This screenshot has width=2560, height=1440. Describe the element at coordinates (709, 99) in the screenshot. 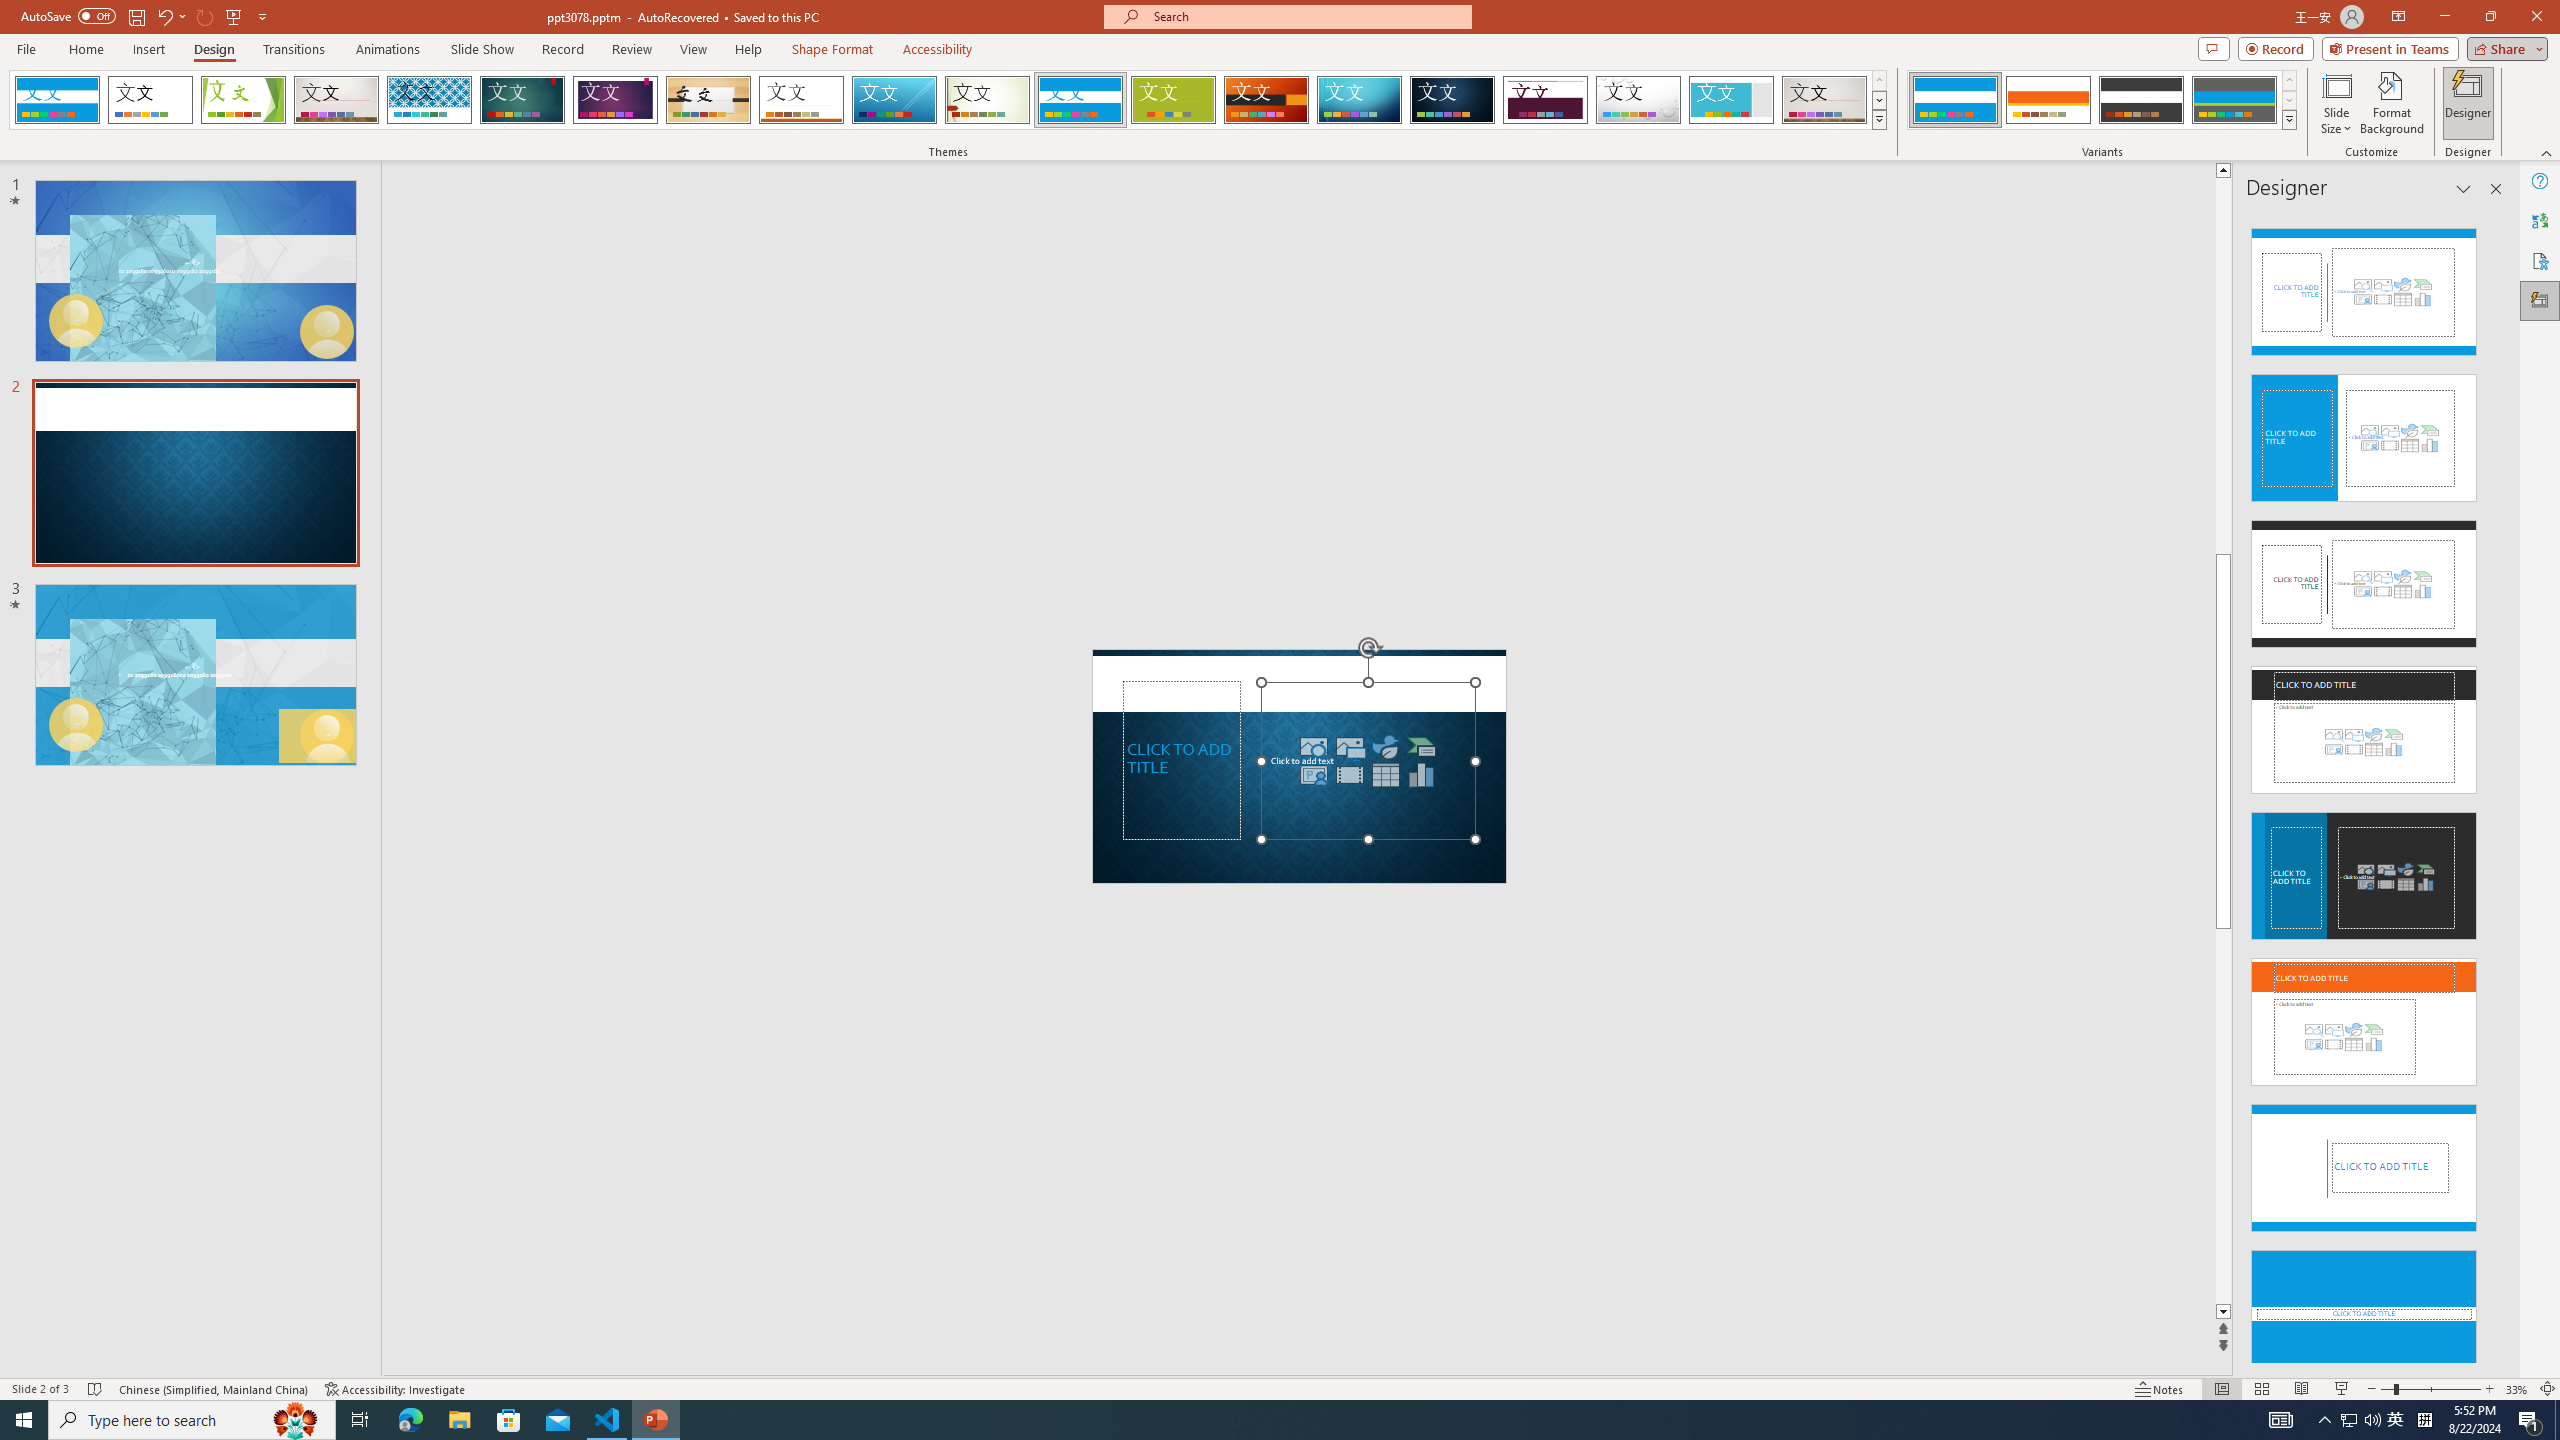

I see `'Organic'` at that location.